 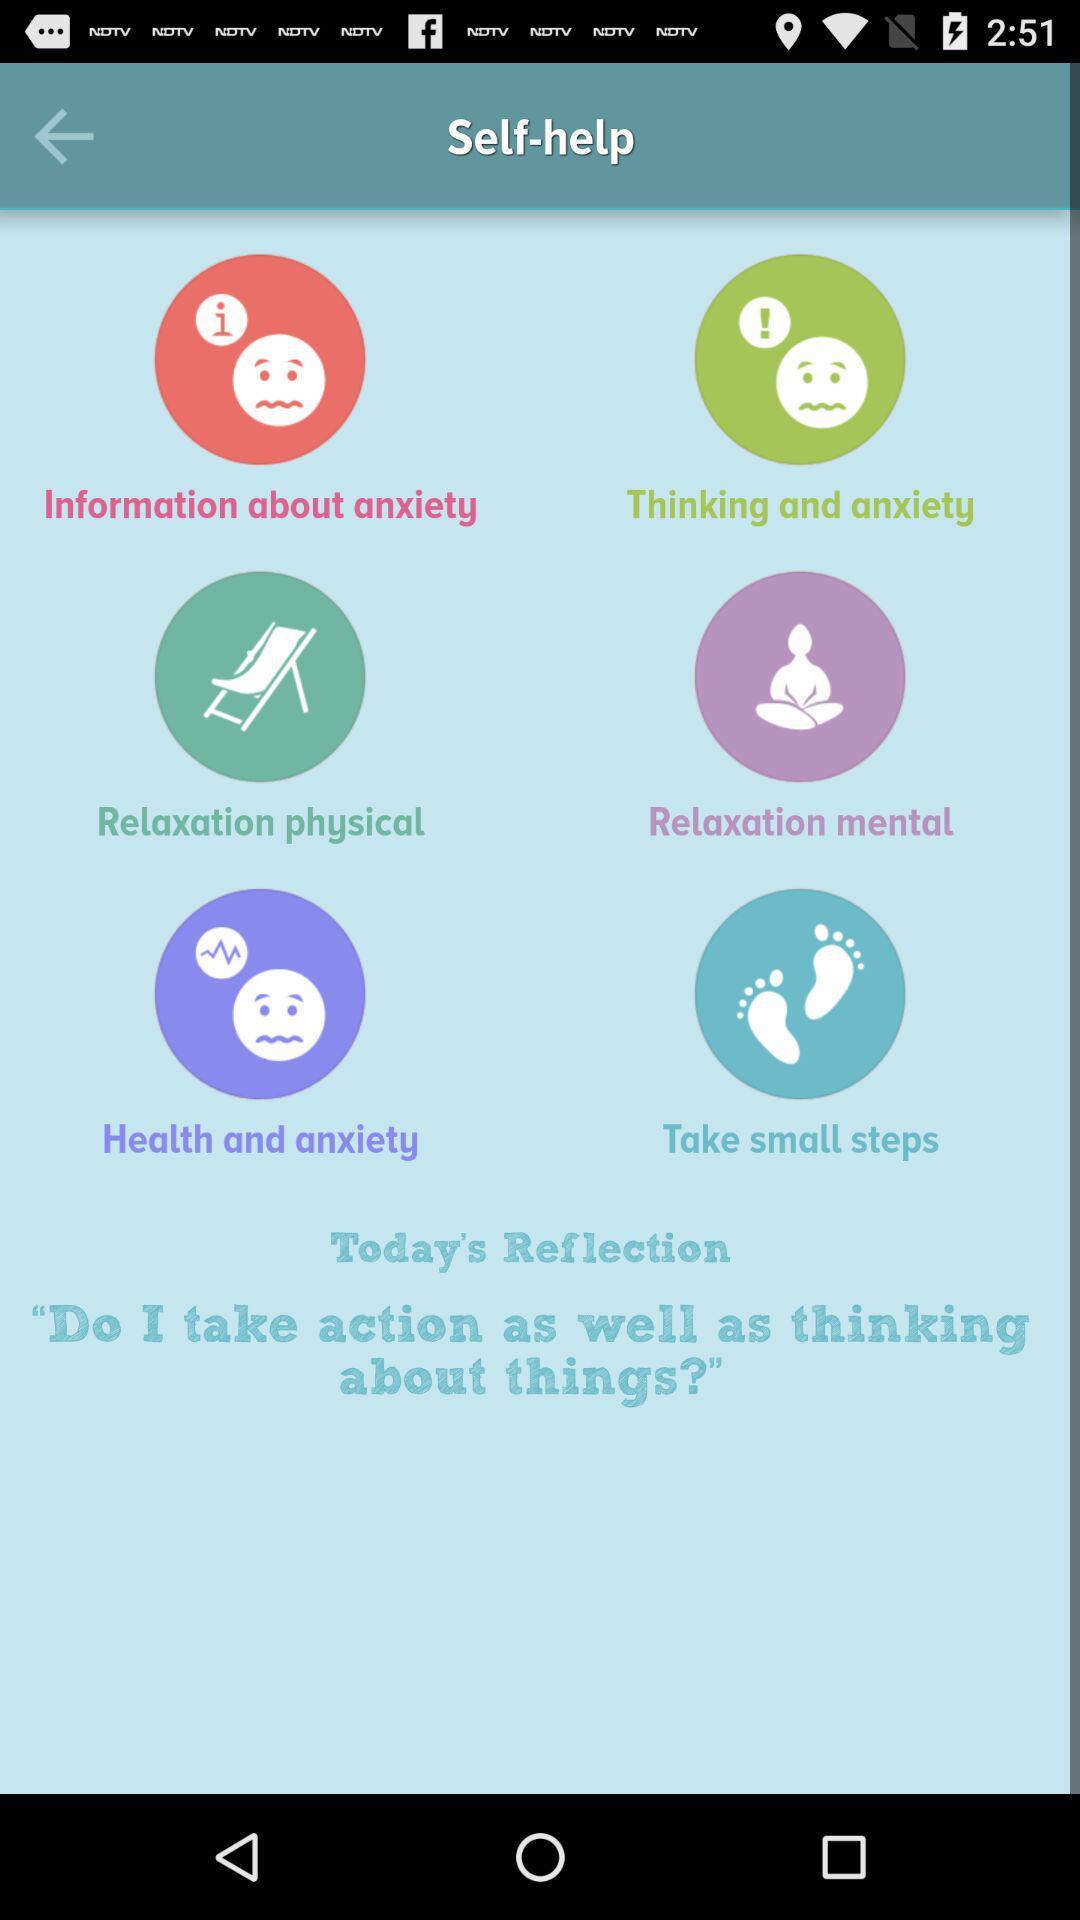 What do you see at coordinates (810, 1024) in the screenshot?
I see `the icon next to the health and anxiety item` at bounding box center [810, 1024].